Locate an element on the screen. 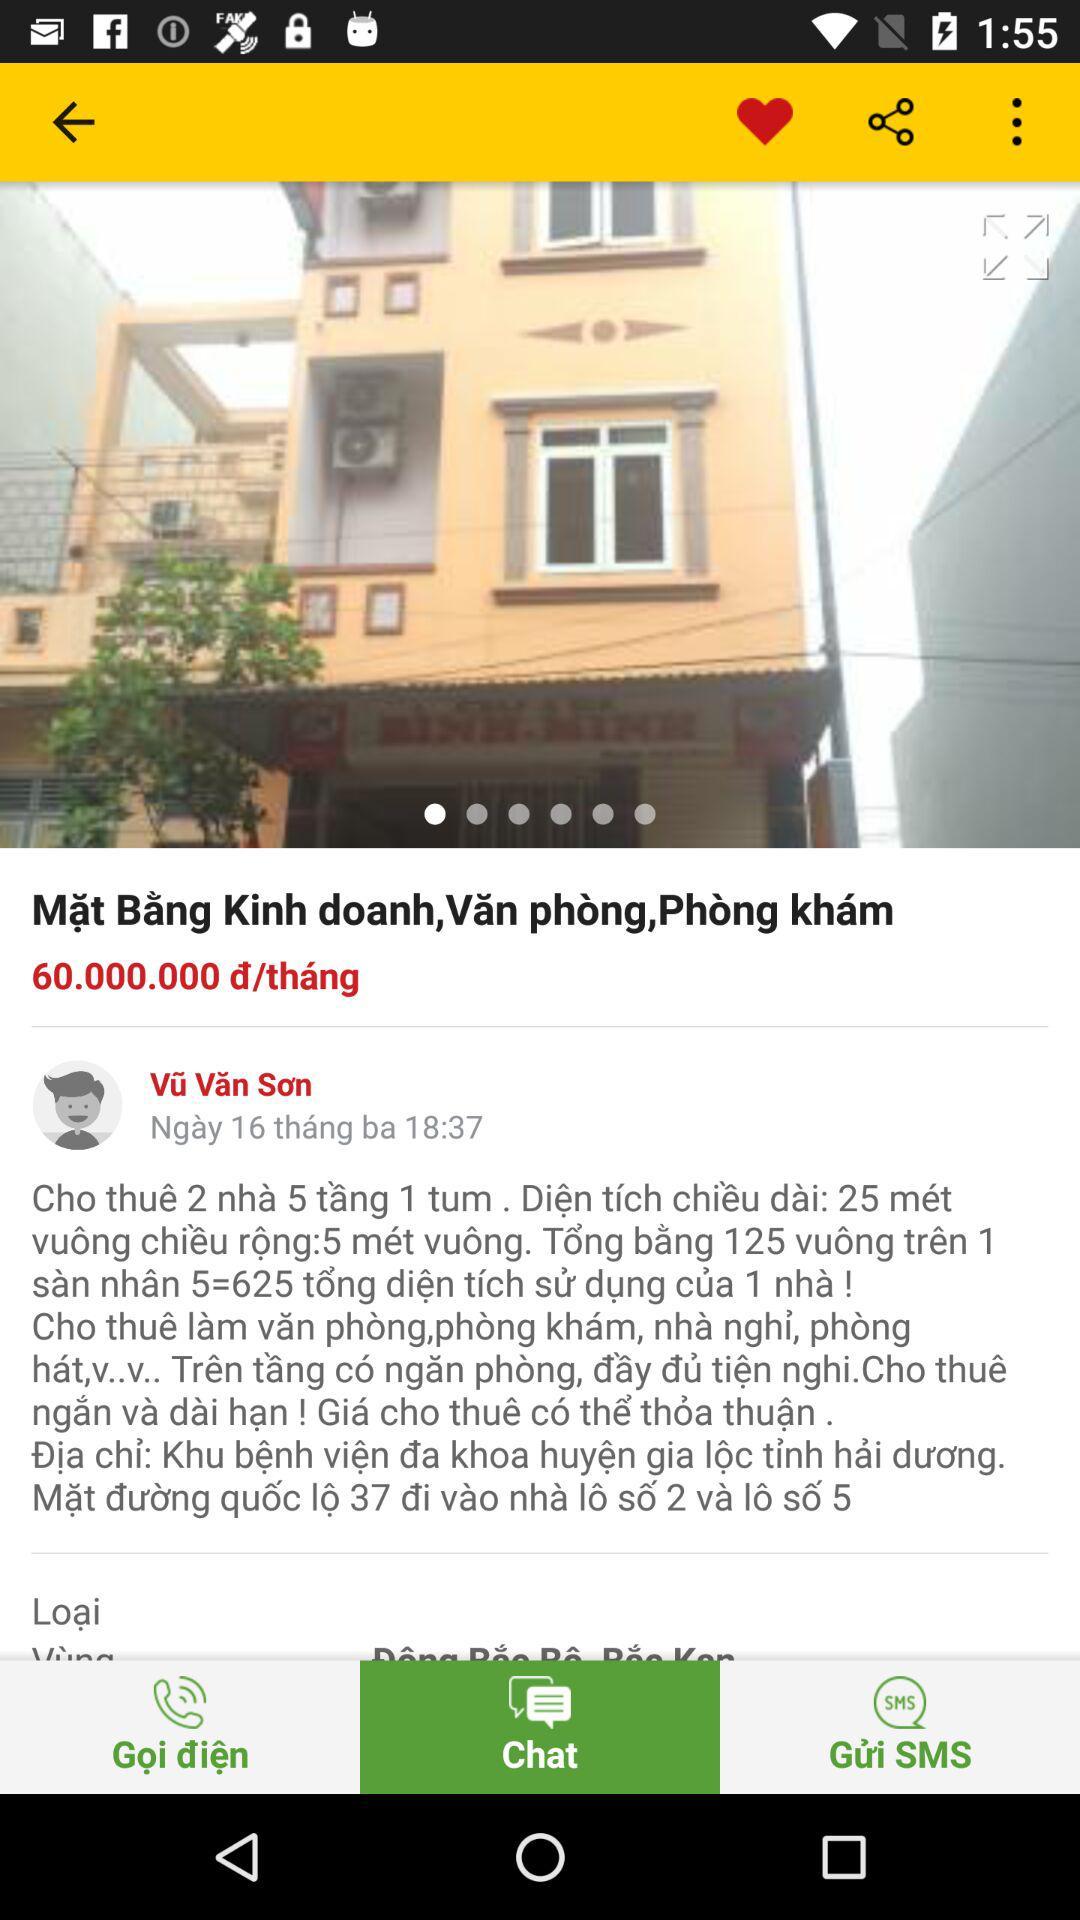 The height and width of the screenshot is (1920, 1080). chat is located at coordinates (540, 1726).